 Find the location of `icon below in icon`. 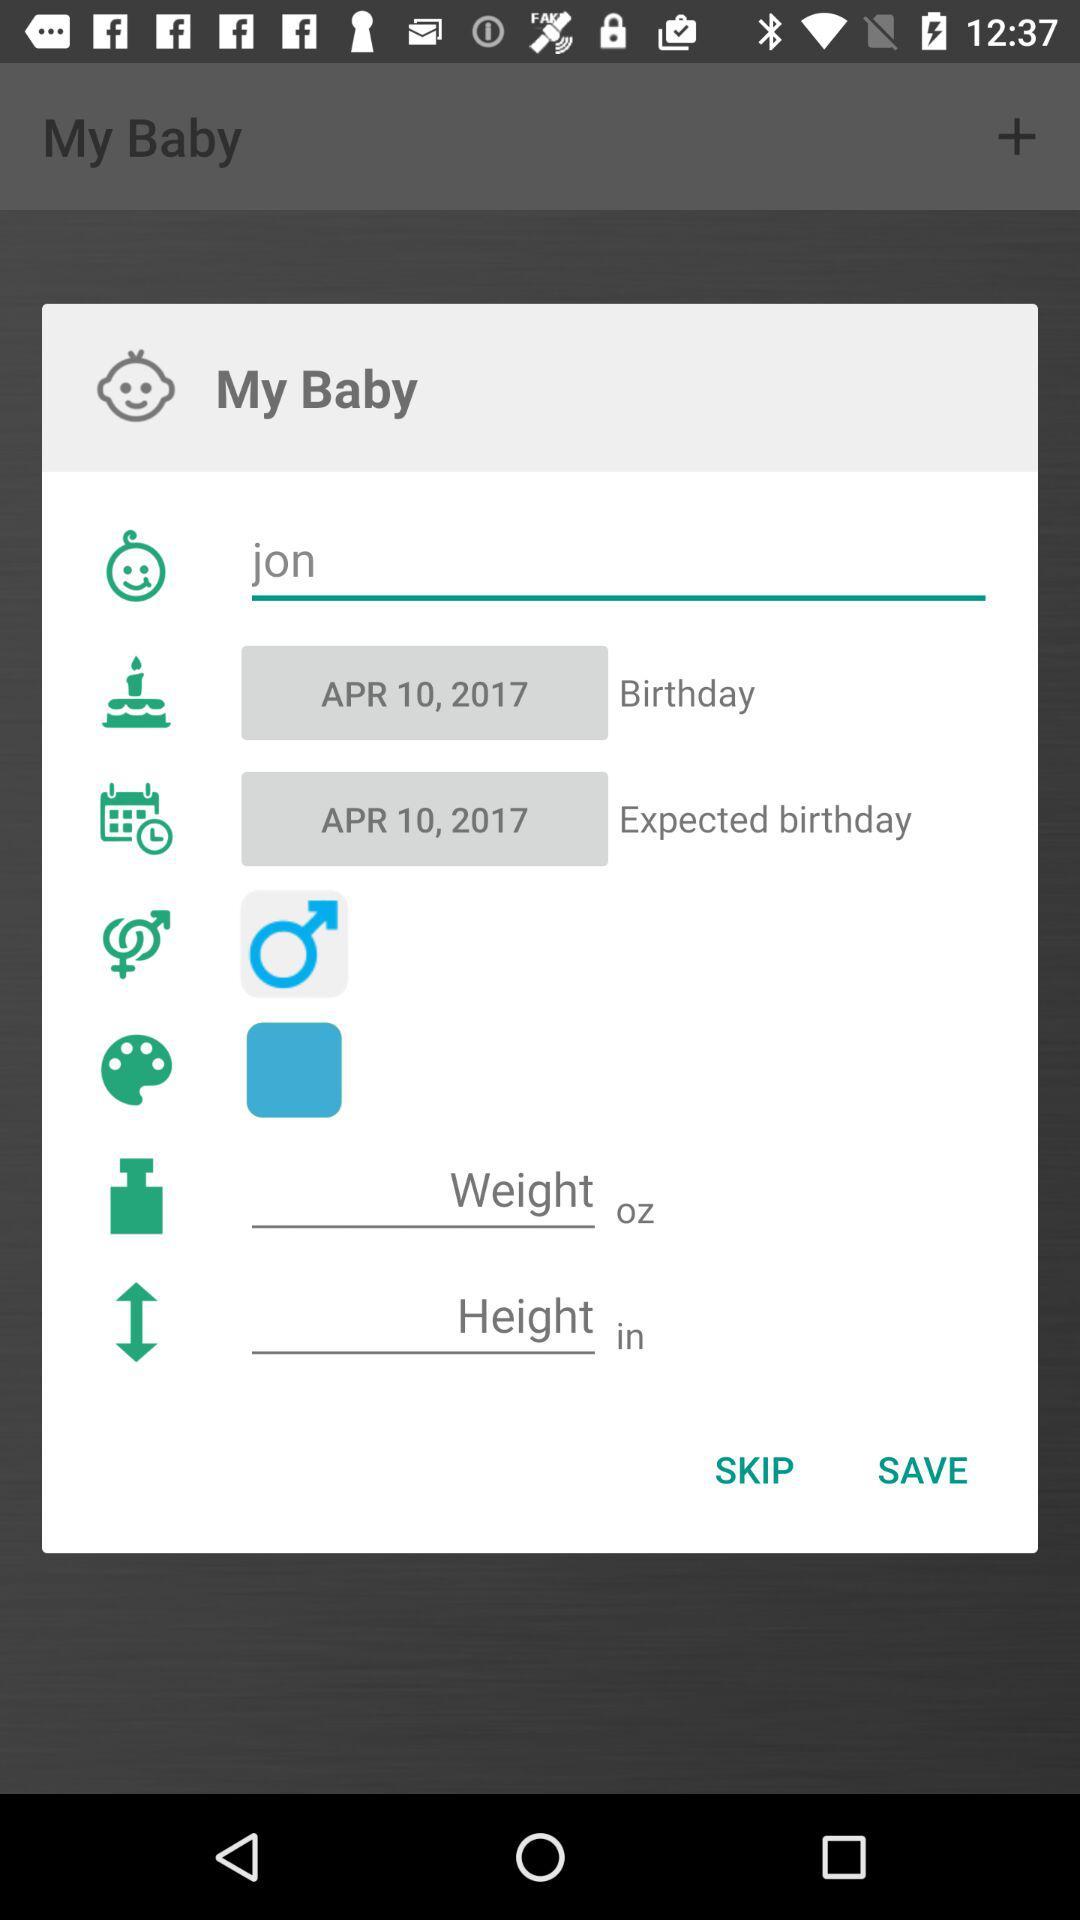

icon below in icon is located at coordinates (754, 1469).